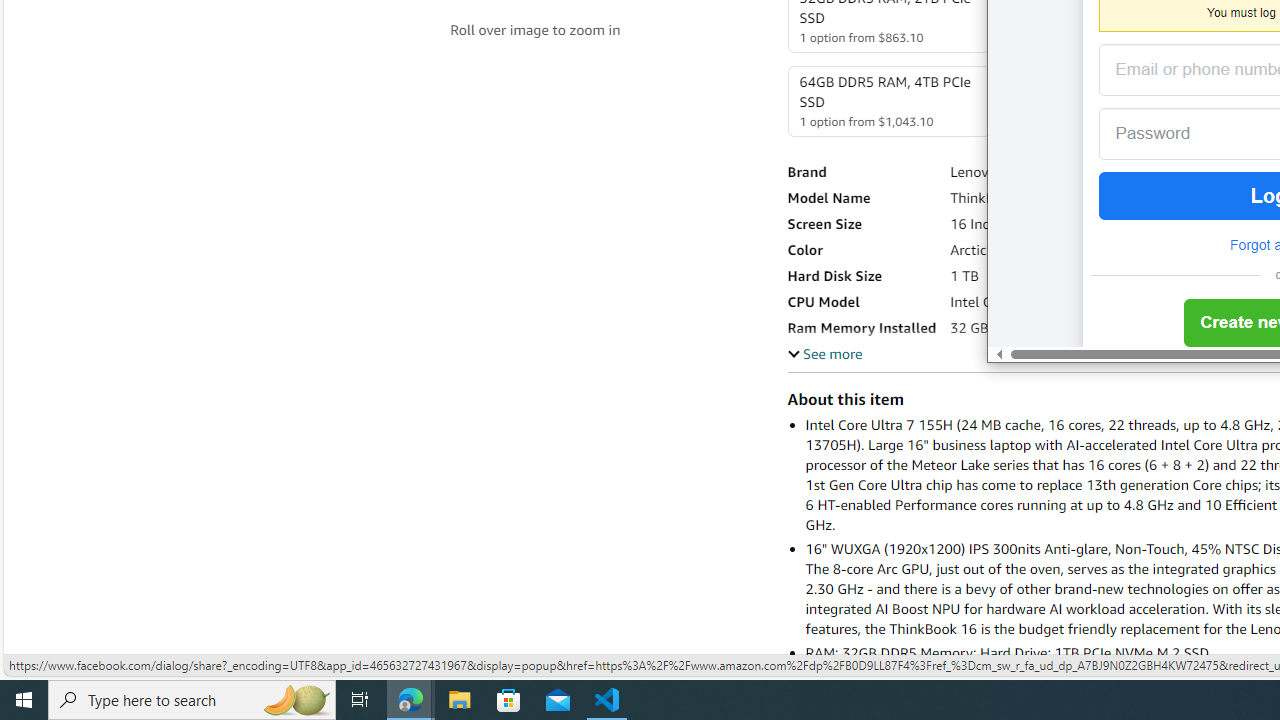 The height and width of the screenshot is (720, 1280). Describe the element at coordinates (606, 698) in the screenshot. I see `'Visual Studio Code - 1 running window'` at that location.